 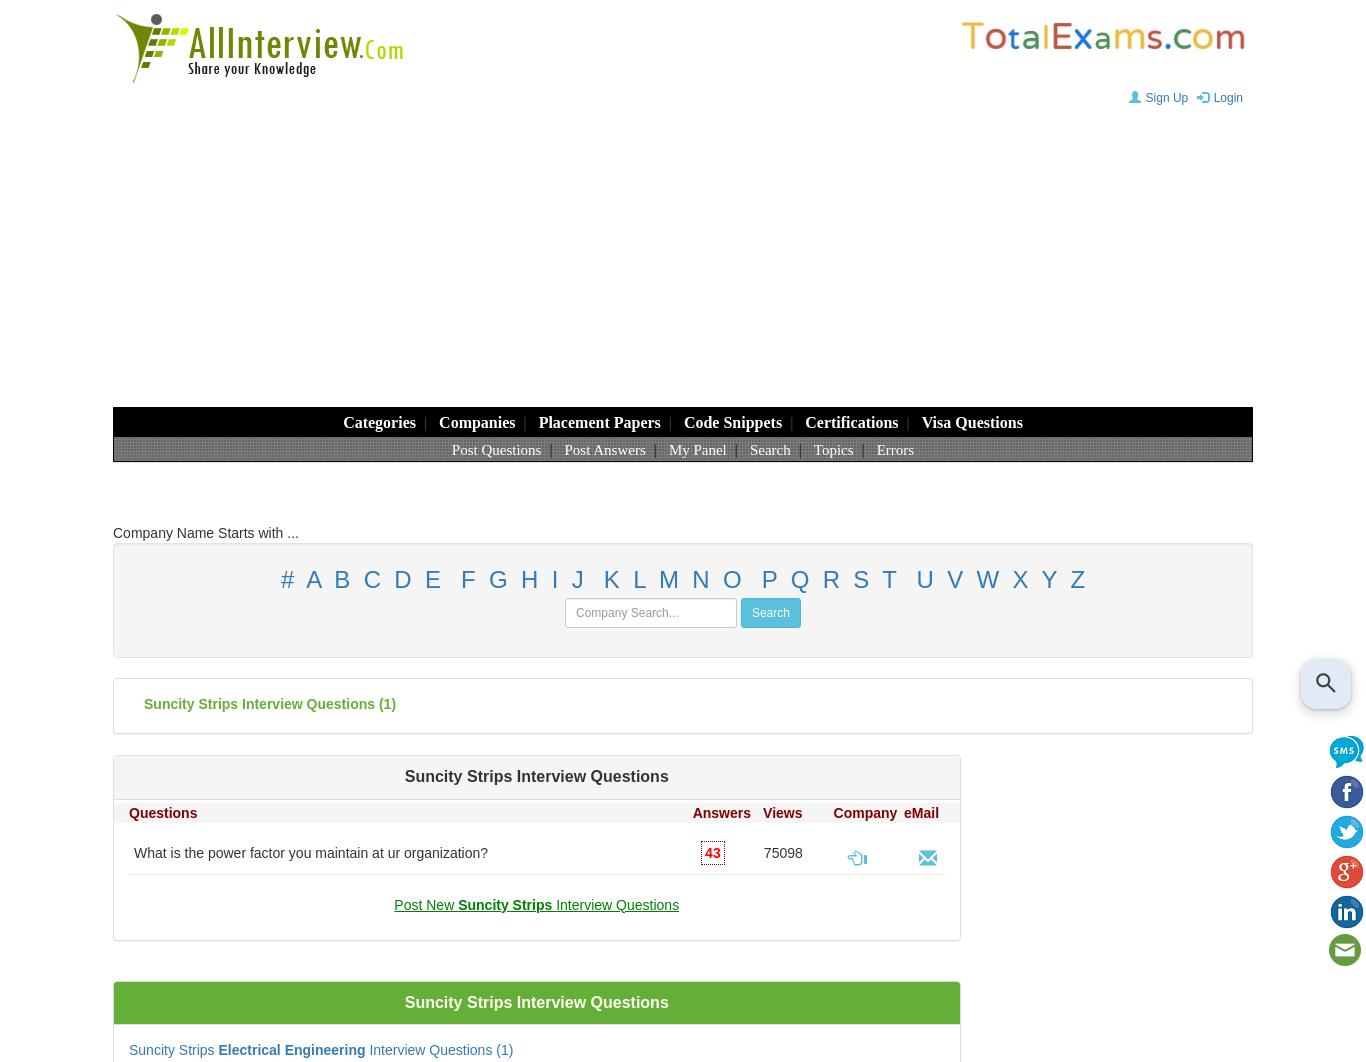 What do you see at coordinates (769, 579) in the screenshot?
I see `'P'` at bounding box center [769, 579].